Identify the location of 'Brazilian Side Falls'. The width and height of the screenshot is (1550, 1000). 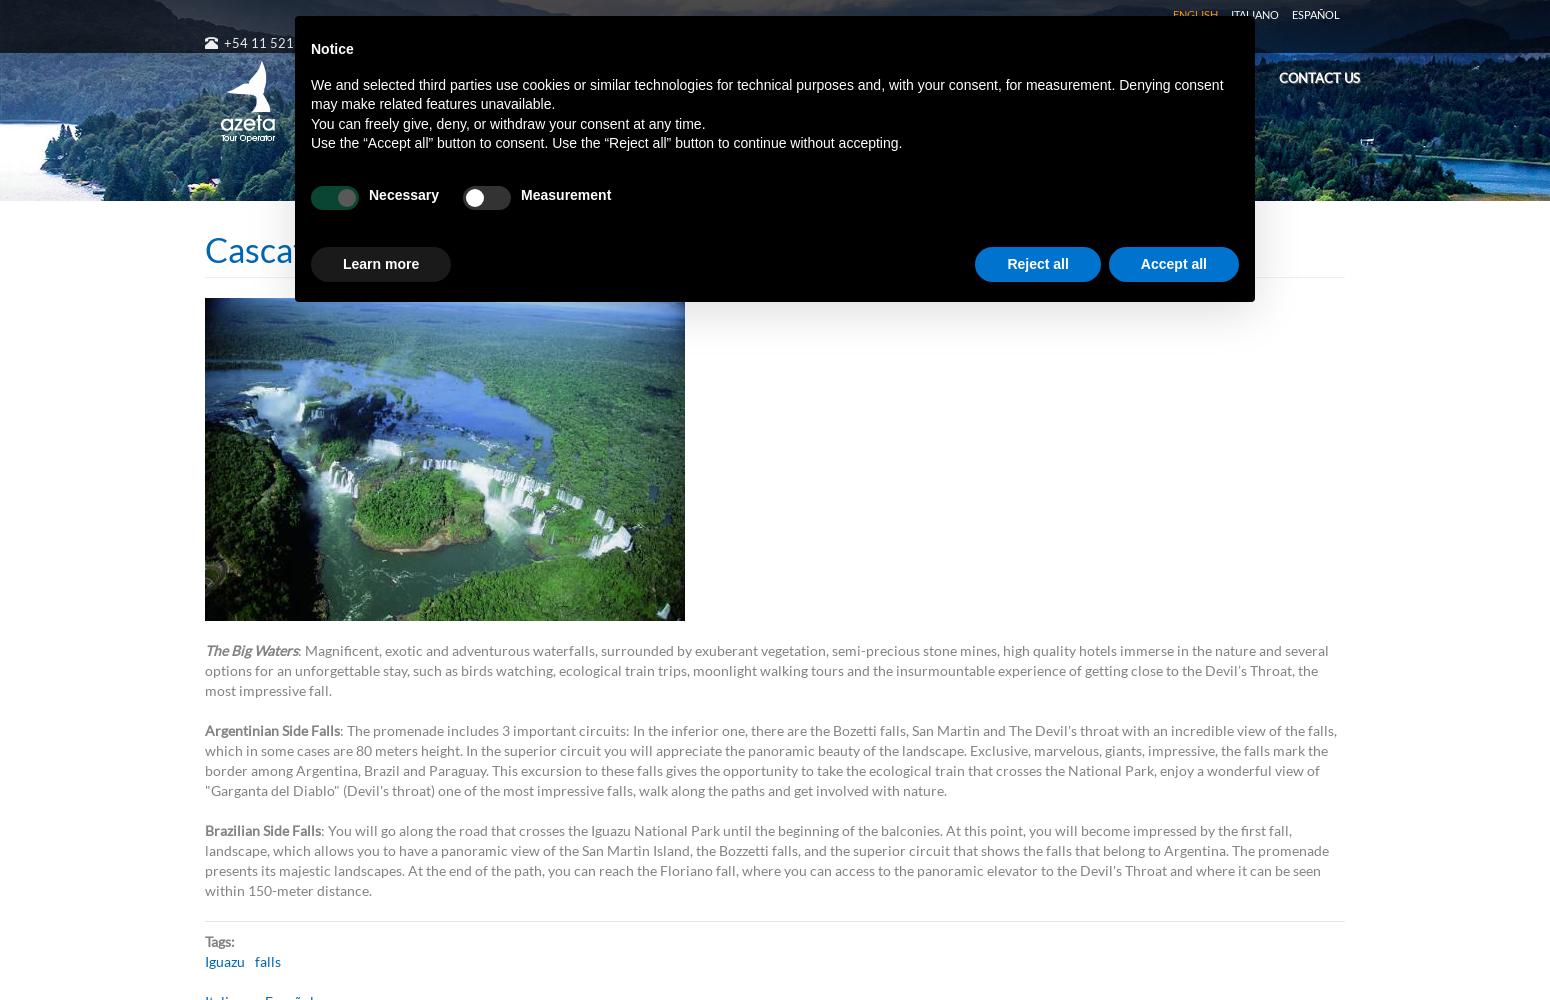
(263, 829).